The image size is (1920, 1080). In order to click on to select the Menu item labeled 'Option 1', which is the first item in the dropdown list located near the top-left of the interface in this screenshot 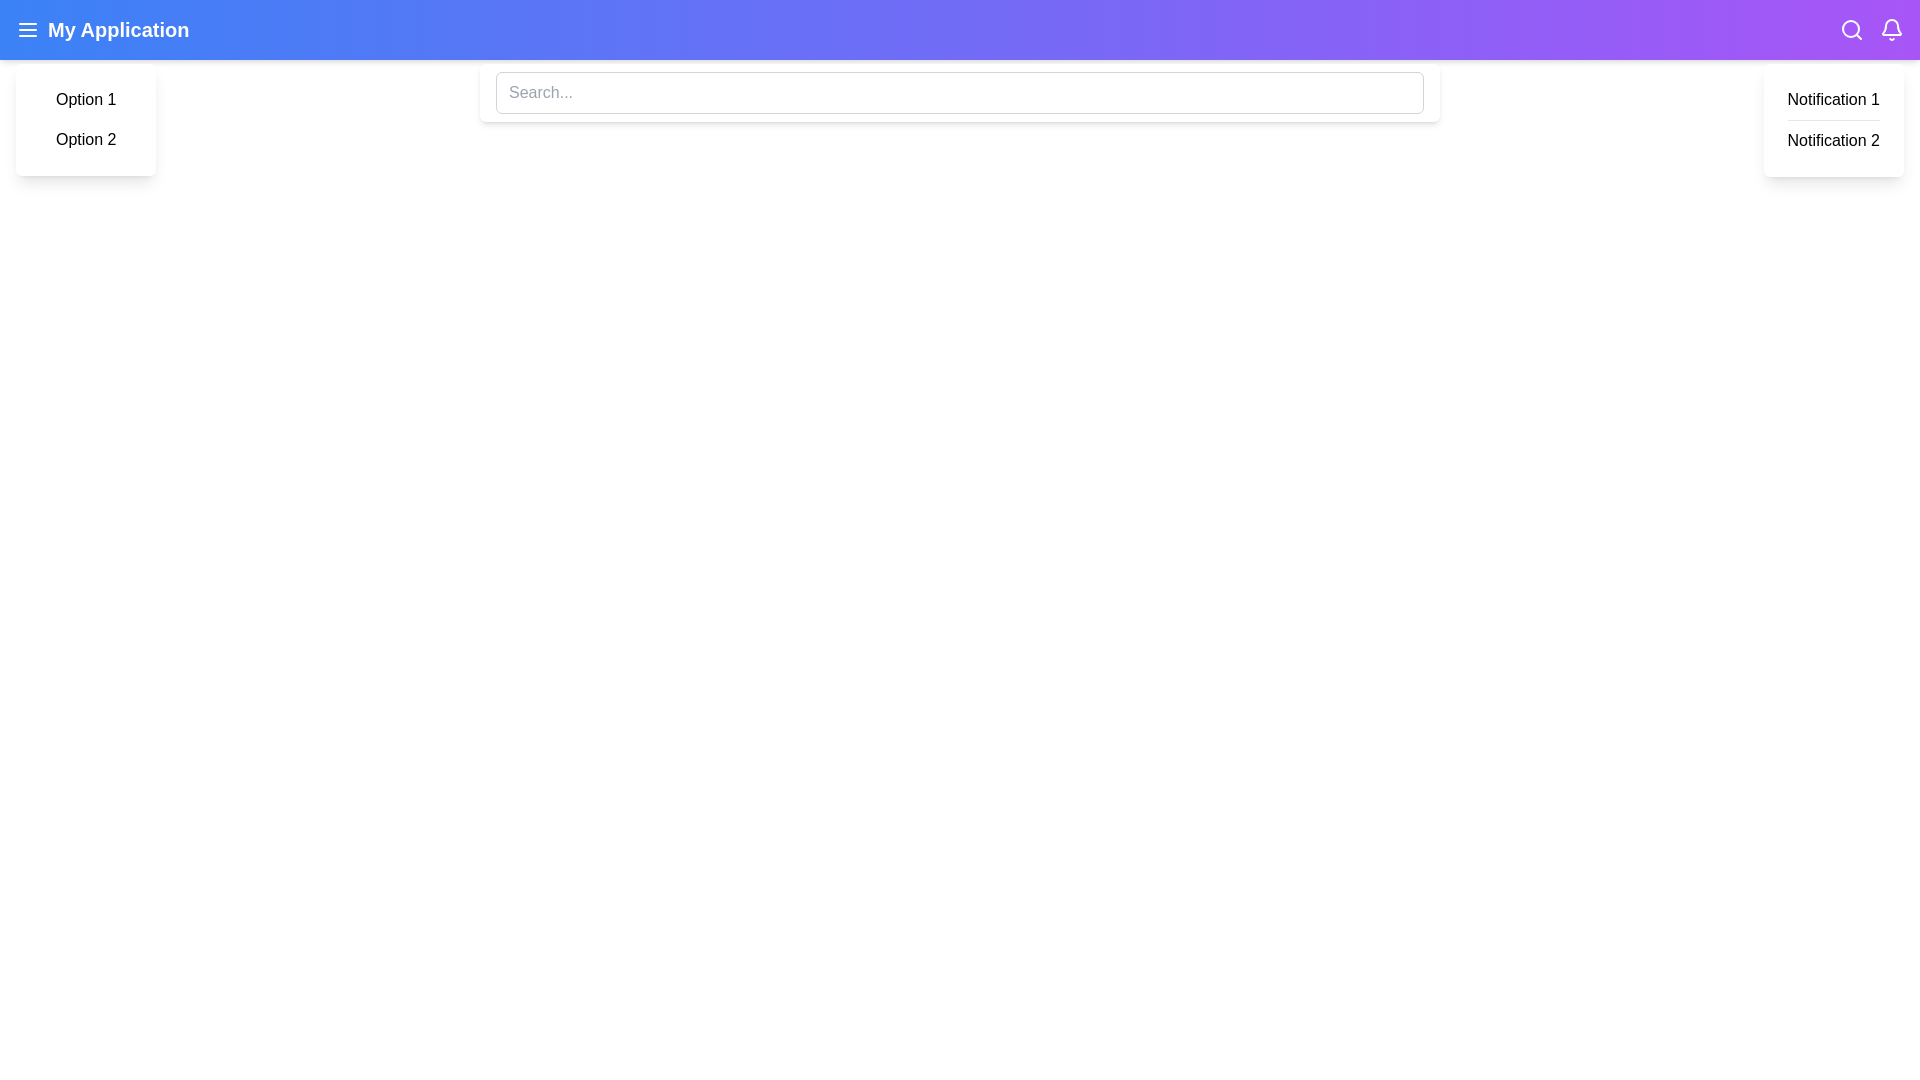, I will do `click(85, 100)`.